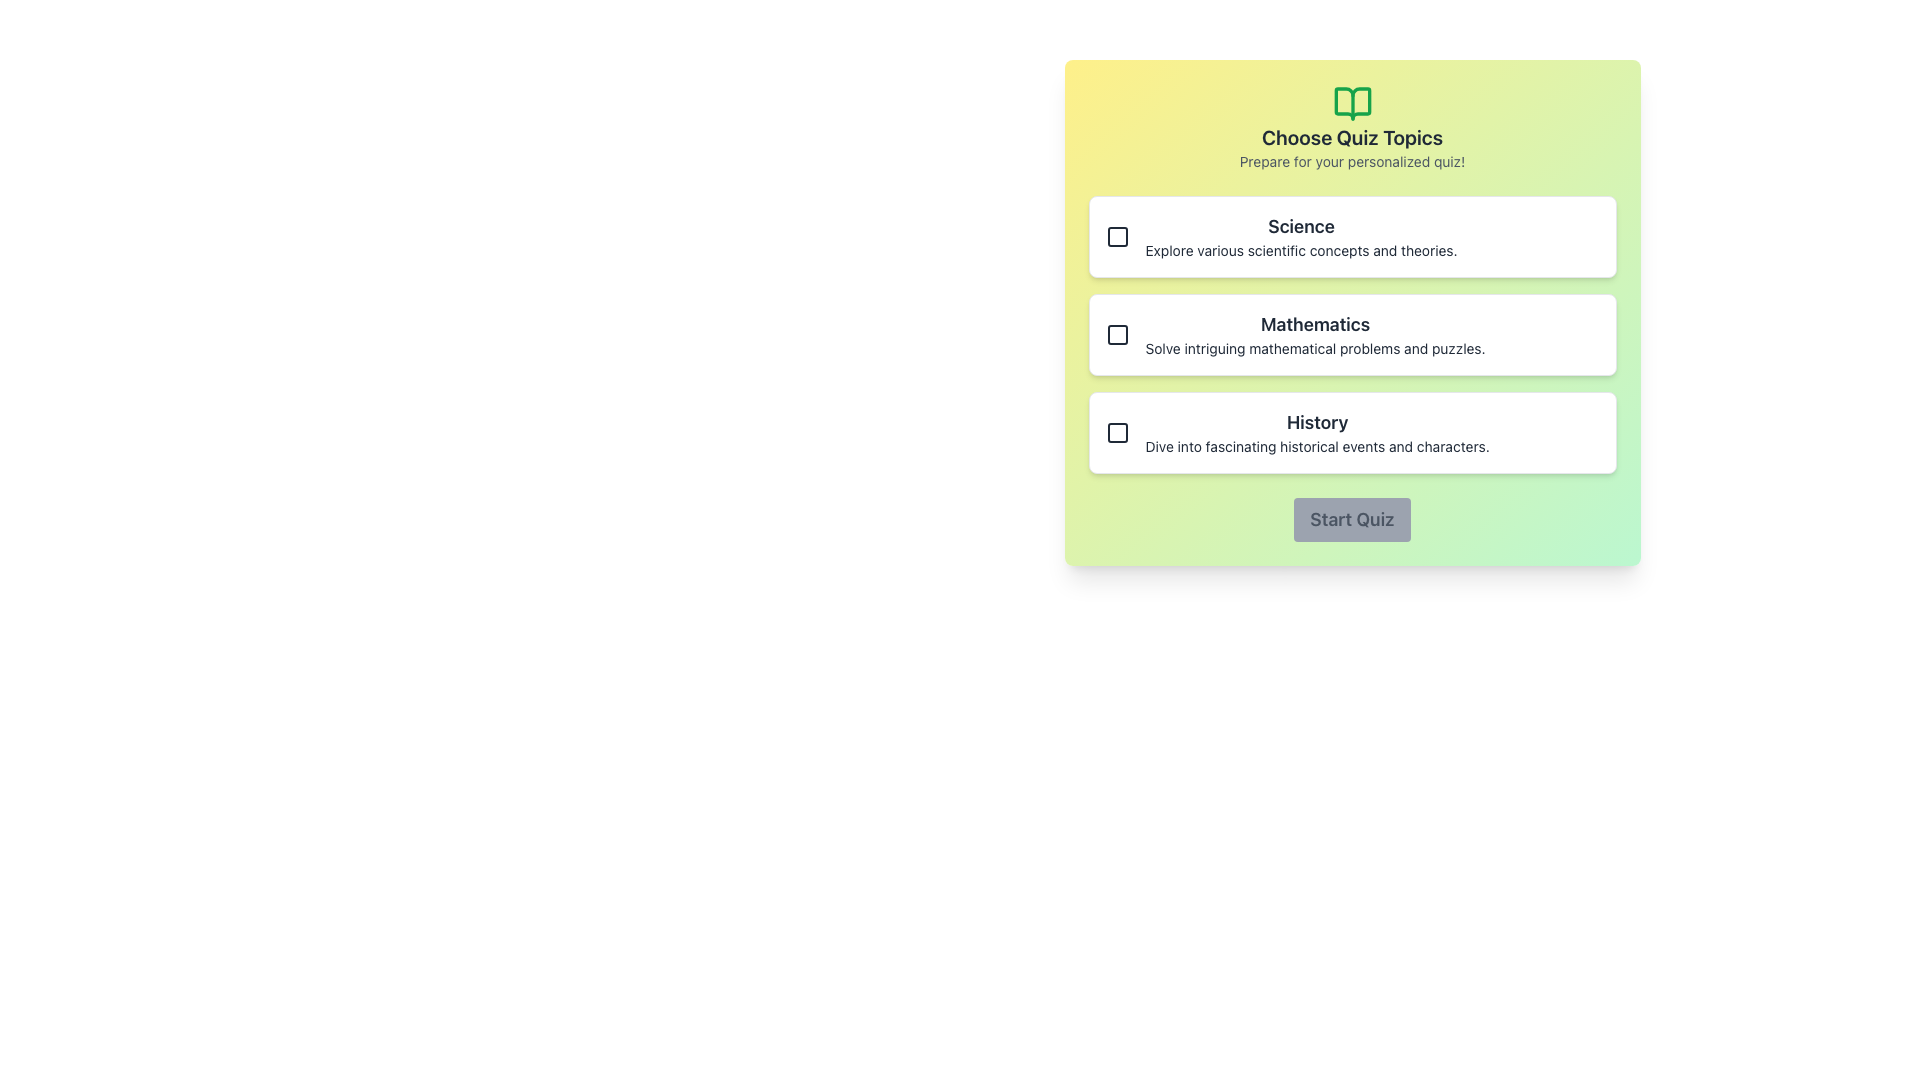 The image size is (1920, 1080). I want to click on the static text heading that indicates the purpose of the page for selecting quiz topics, located below a green book icon and above the text 'Prepare for your personalized quiz!', so click(1352, 137).